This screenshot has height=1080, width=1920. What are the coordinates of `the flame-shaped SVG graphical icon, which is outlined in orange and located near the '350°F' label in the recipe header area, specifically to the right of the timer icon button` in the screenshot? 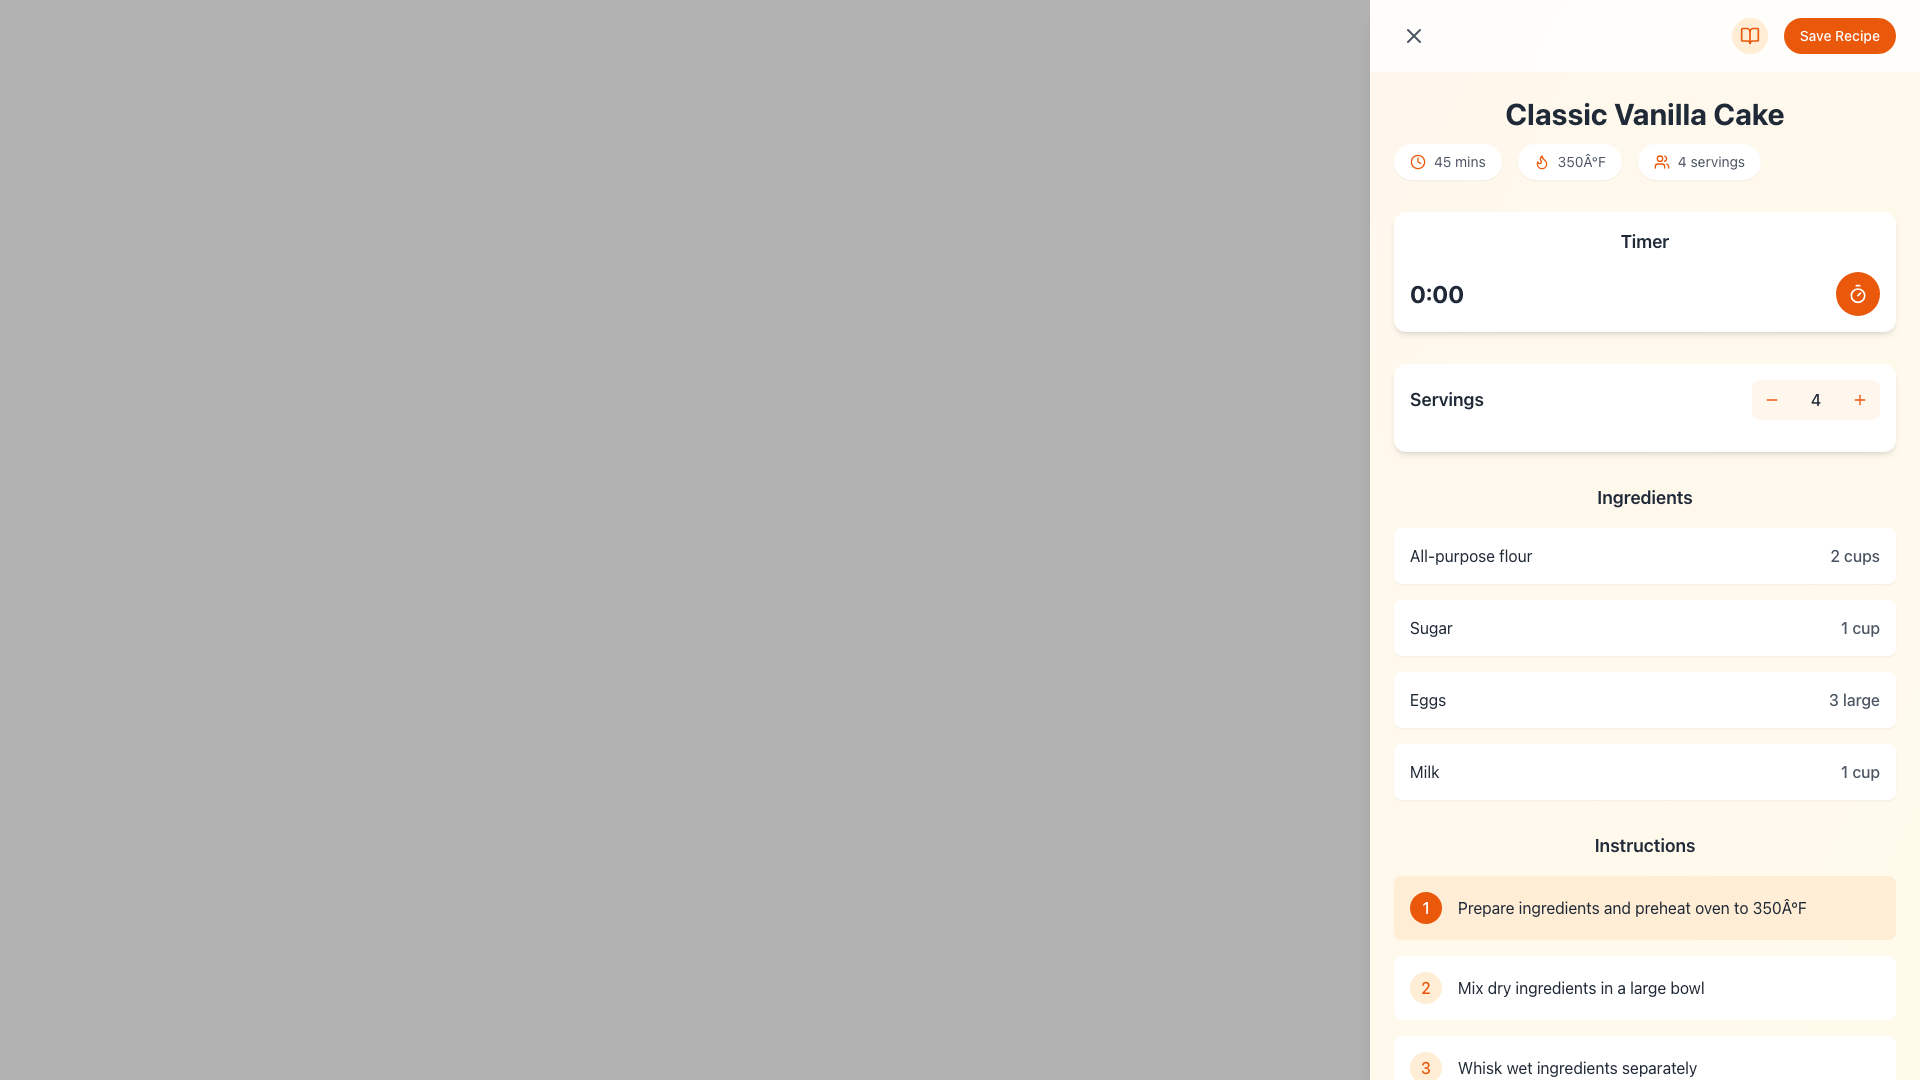 It's located at (1540, 161).